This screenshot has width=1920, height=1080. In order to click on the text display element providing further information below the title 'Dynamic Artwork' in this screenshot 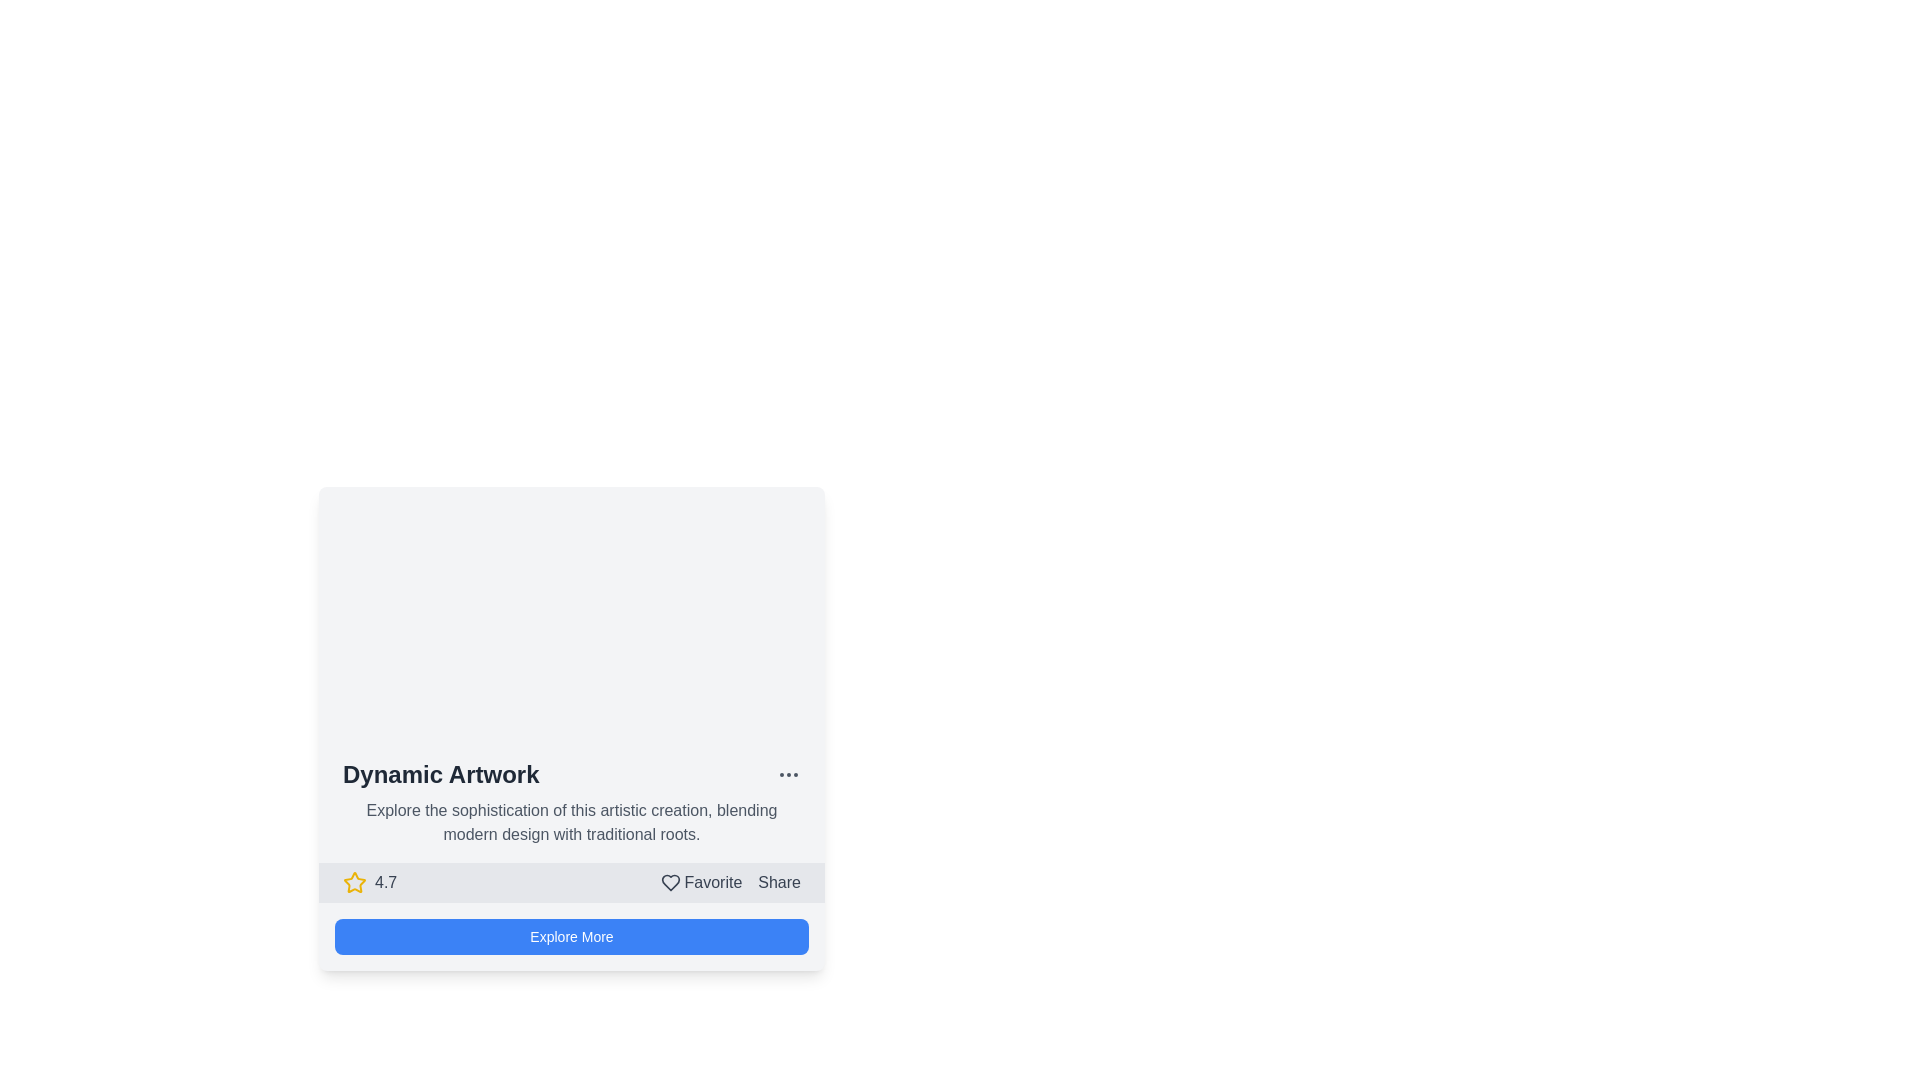, I will do `click(570, 822)`.